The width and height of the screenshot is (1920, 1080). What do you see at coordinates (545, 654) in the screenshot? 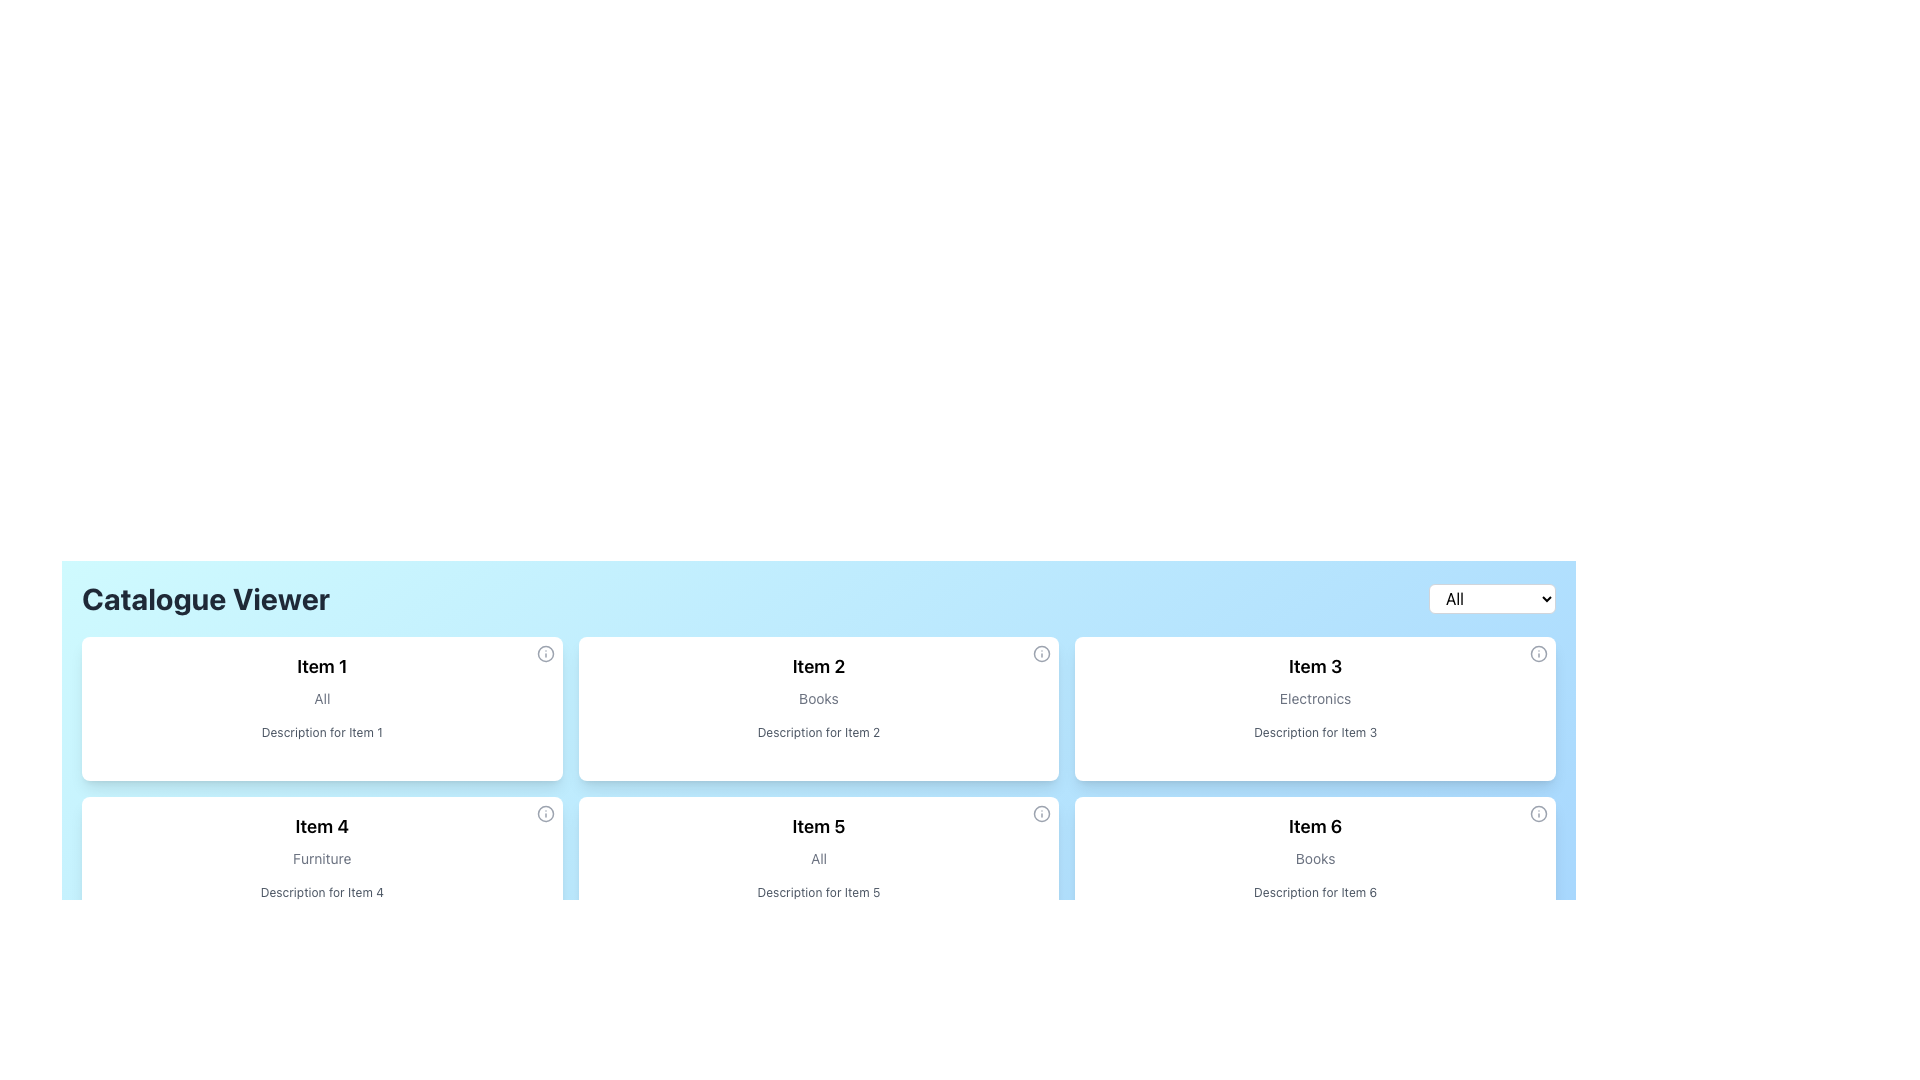
I see `the circular vector graphic element located in the top-right corner of the 'Item 1' card, which has a thin border and a circular center` at bounding box center [545, 654].